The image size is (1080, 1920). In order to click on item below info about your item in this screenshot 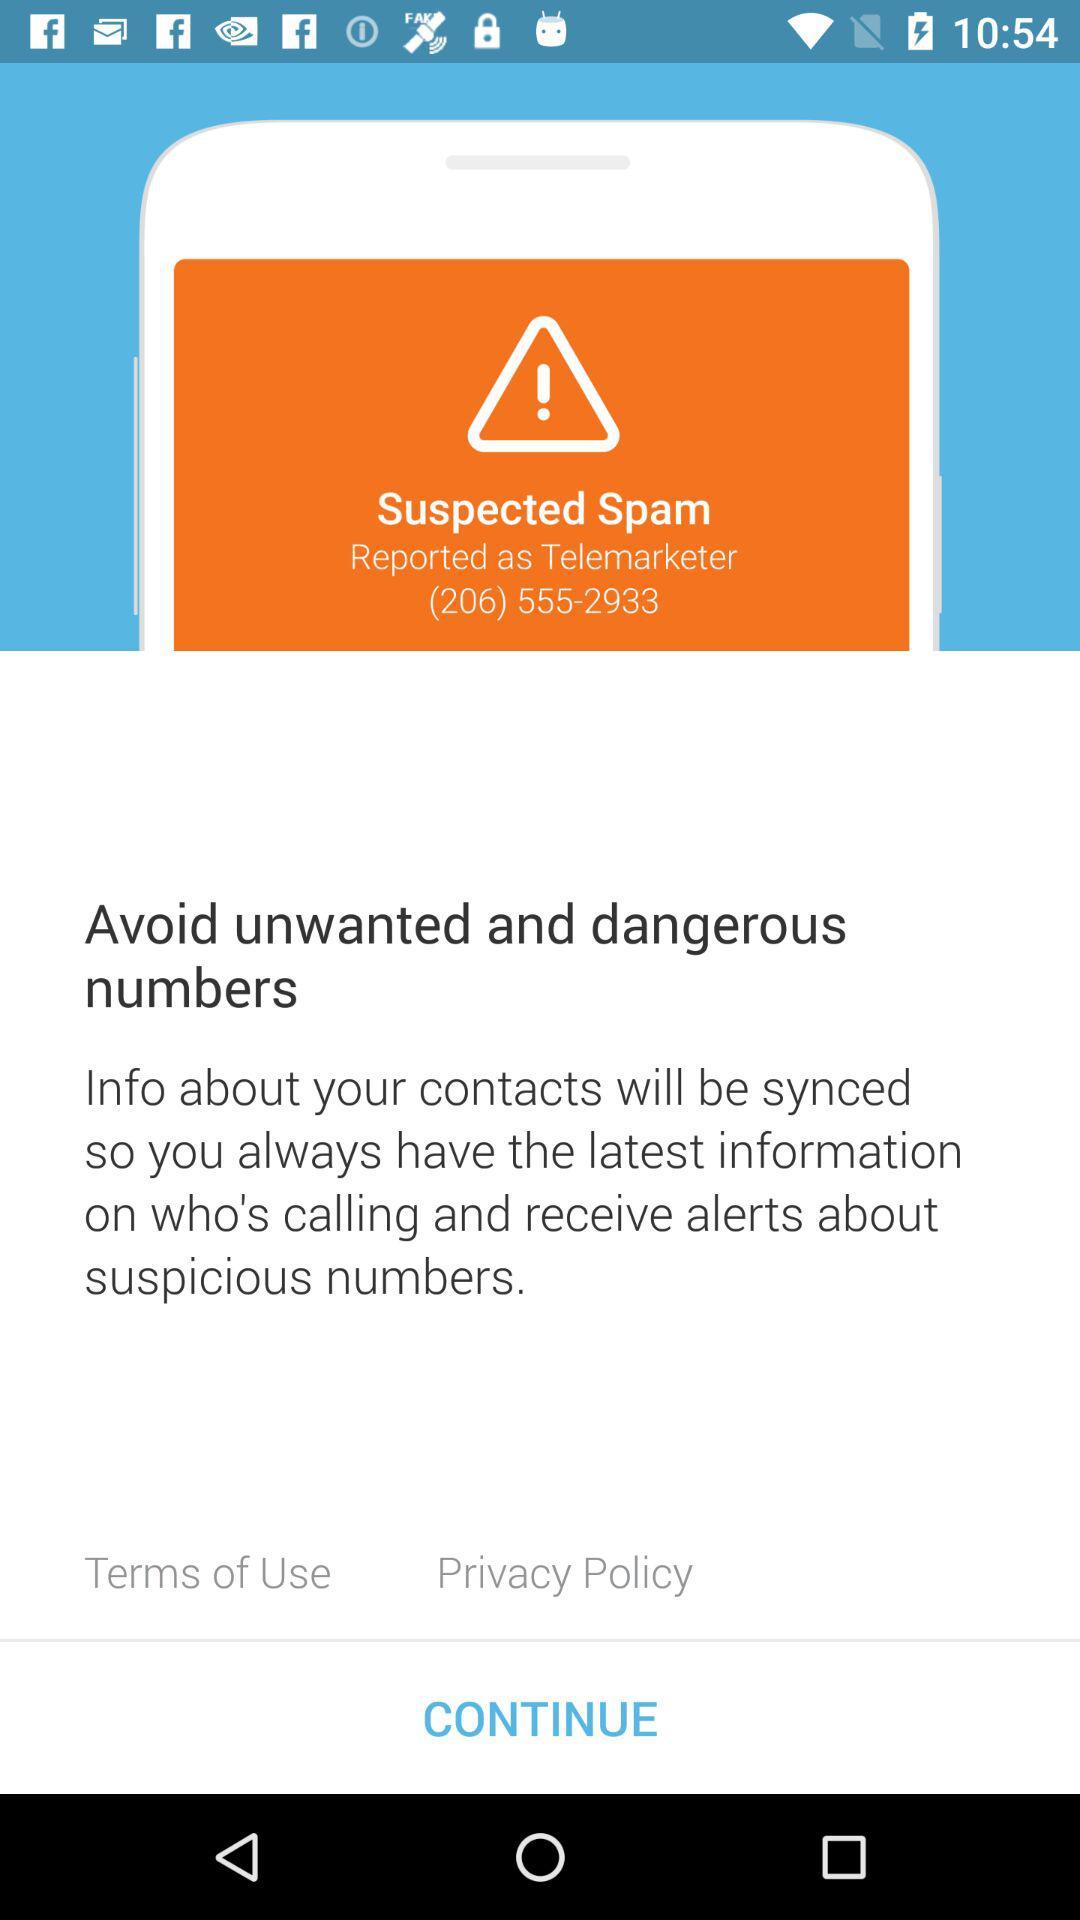, I will do `click(207, 1570)`.